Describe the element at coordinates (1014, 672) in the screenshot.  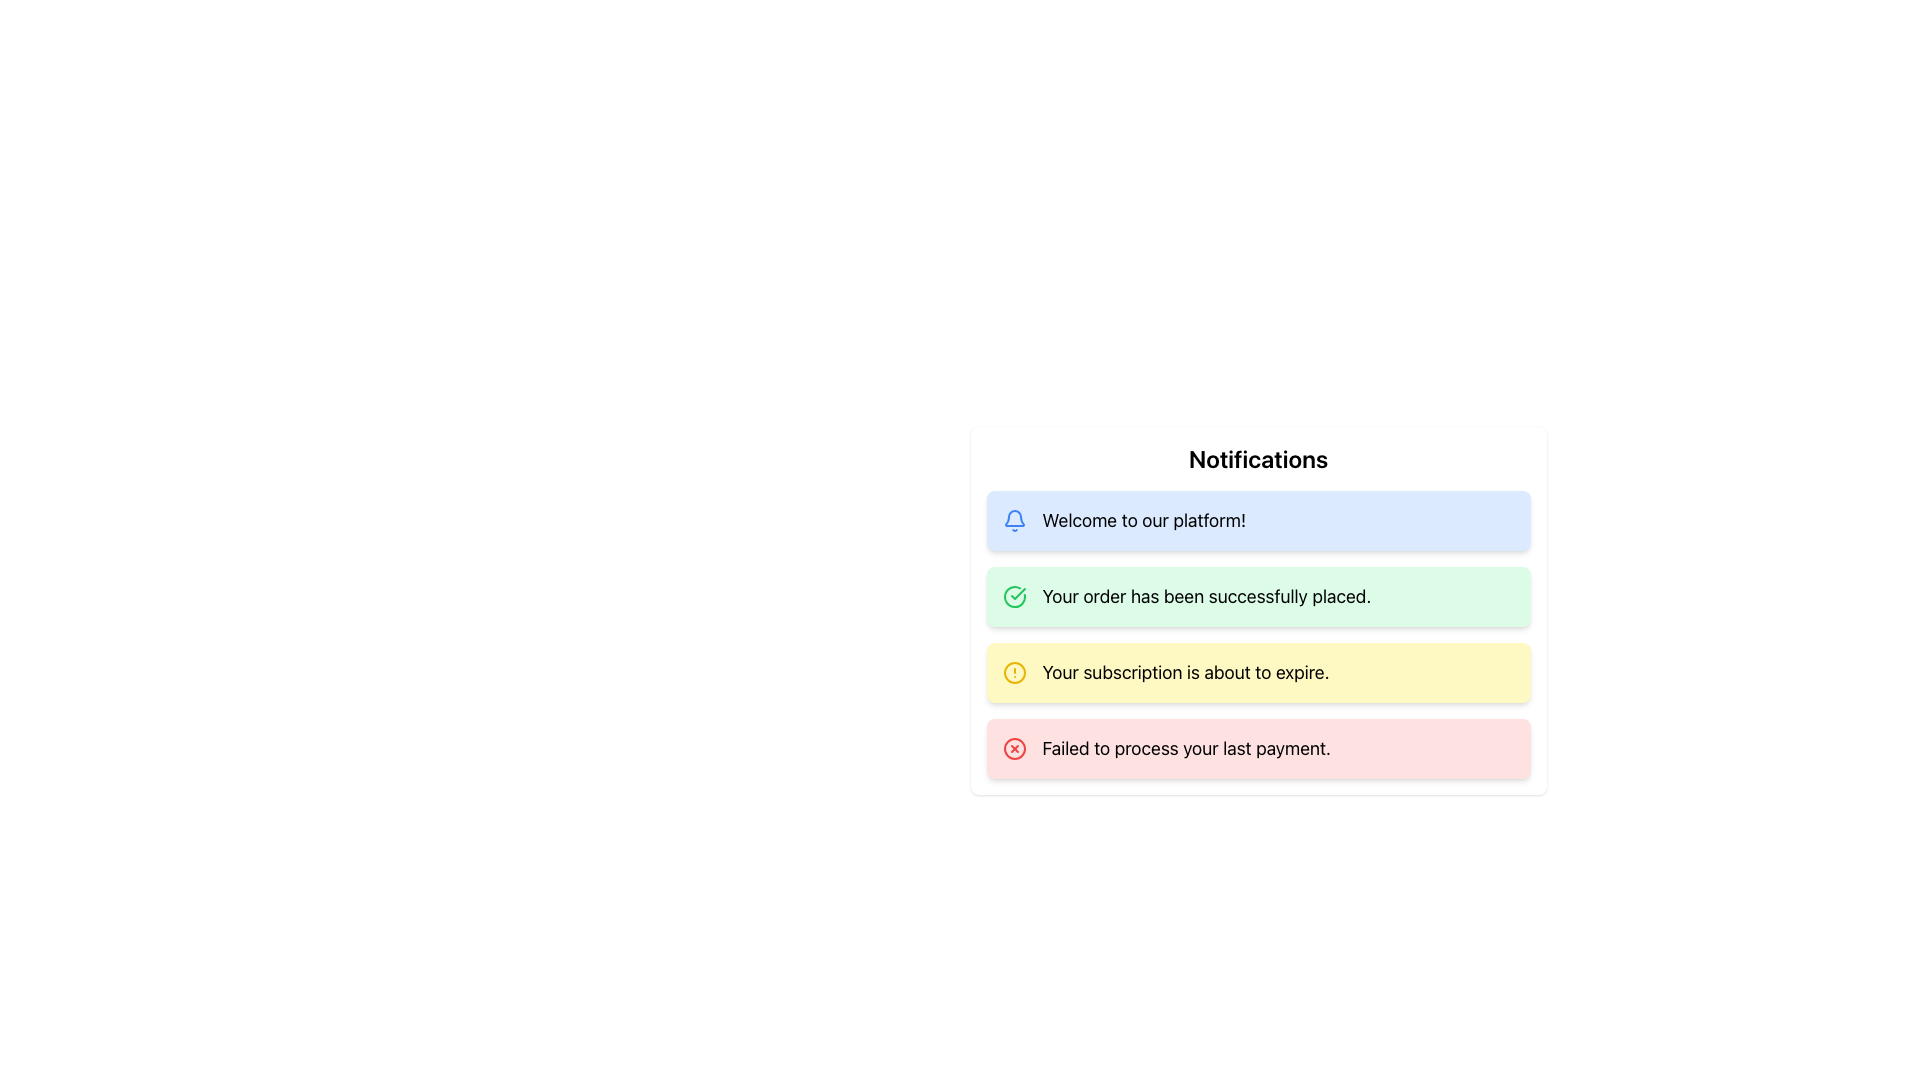
I see `the circular alert icon within the yellow notification entry in the list of notifications` at that location.